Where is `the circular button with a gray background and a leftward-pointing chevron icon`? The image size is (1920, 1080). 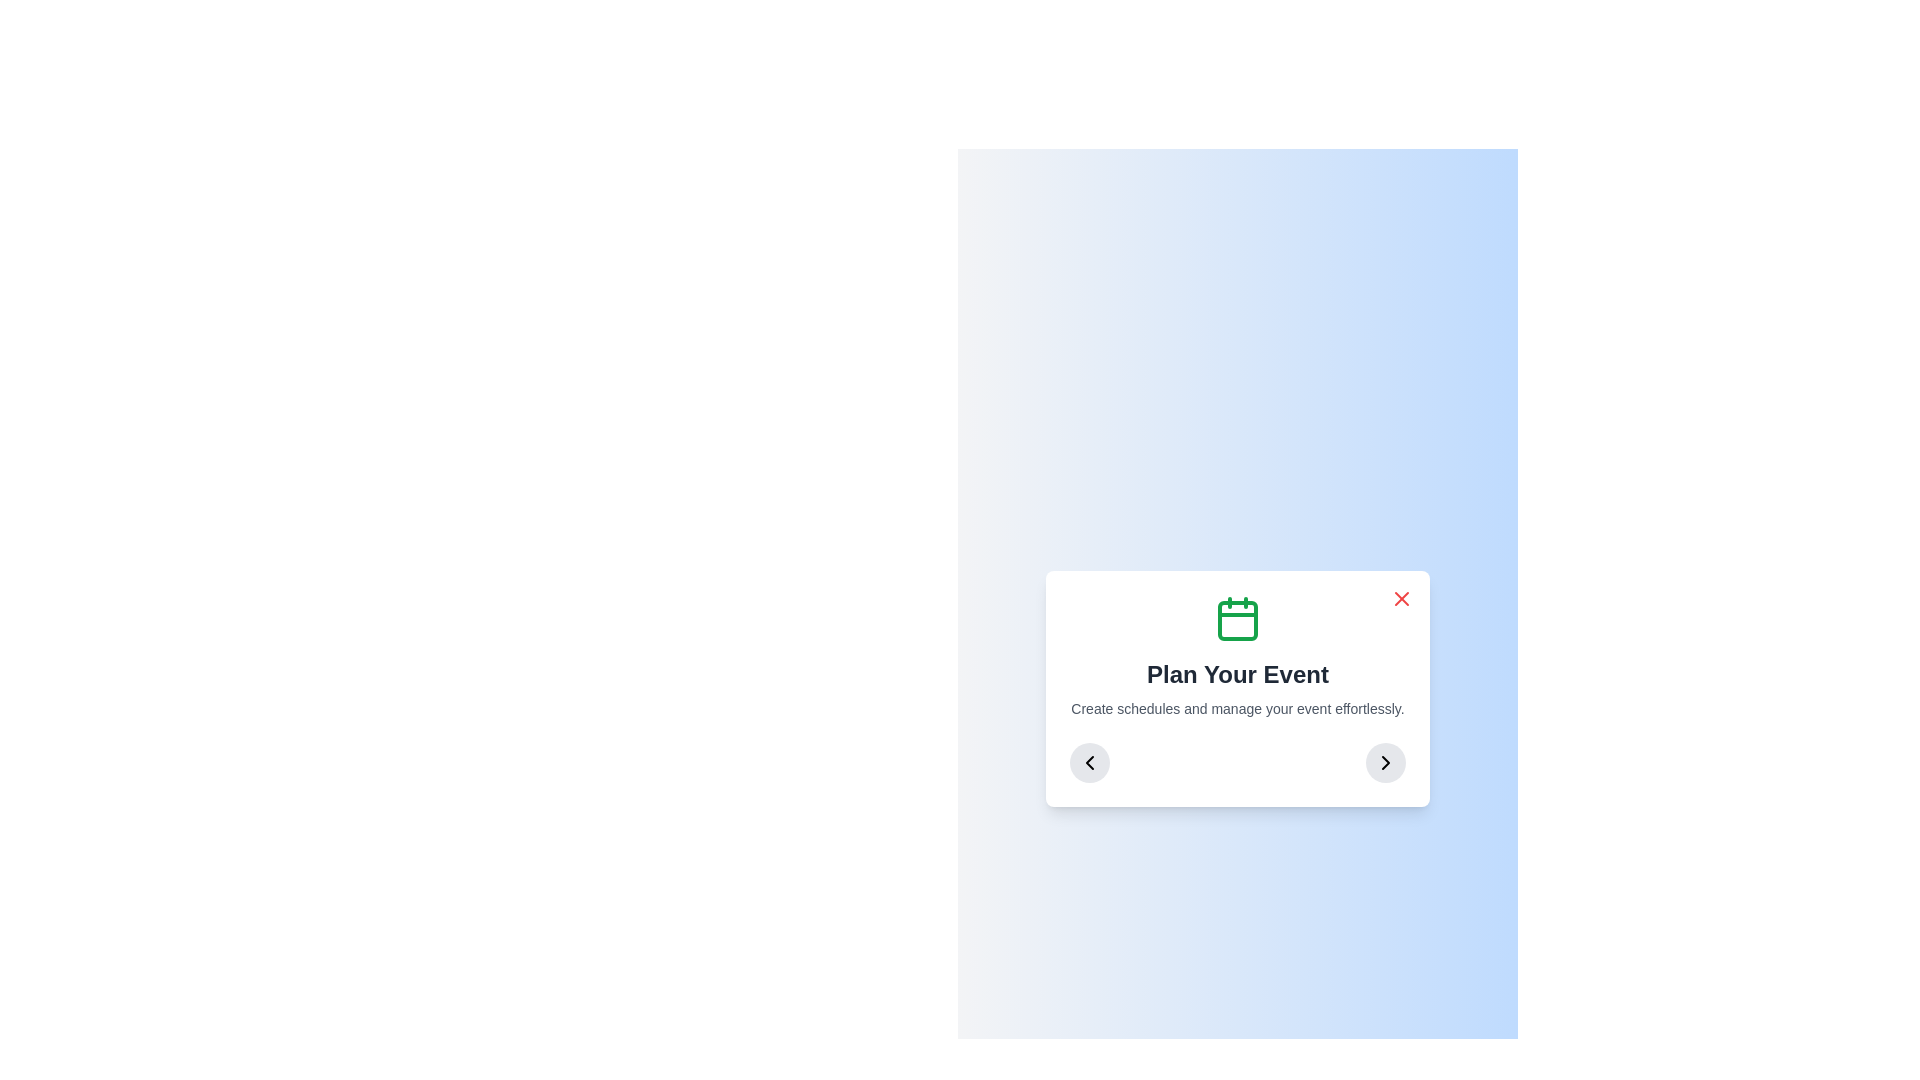 the circular button with a gray background and a leftward-pointing chevron icon is located at coordinates (1088, 763).